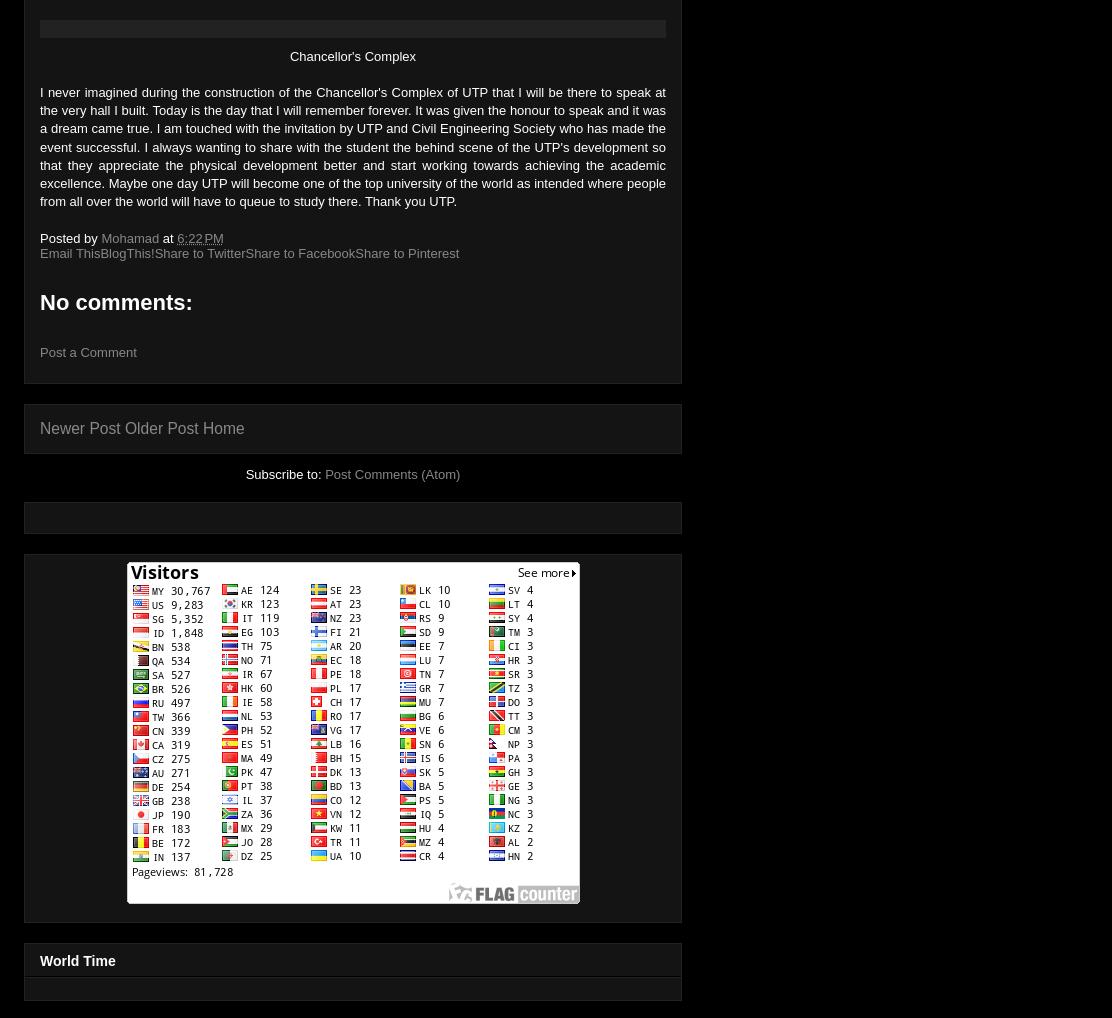 The image size is (1112, 1018). I want to click on 'Home', so click(221, 427).